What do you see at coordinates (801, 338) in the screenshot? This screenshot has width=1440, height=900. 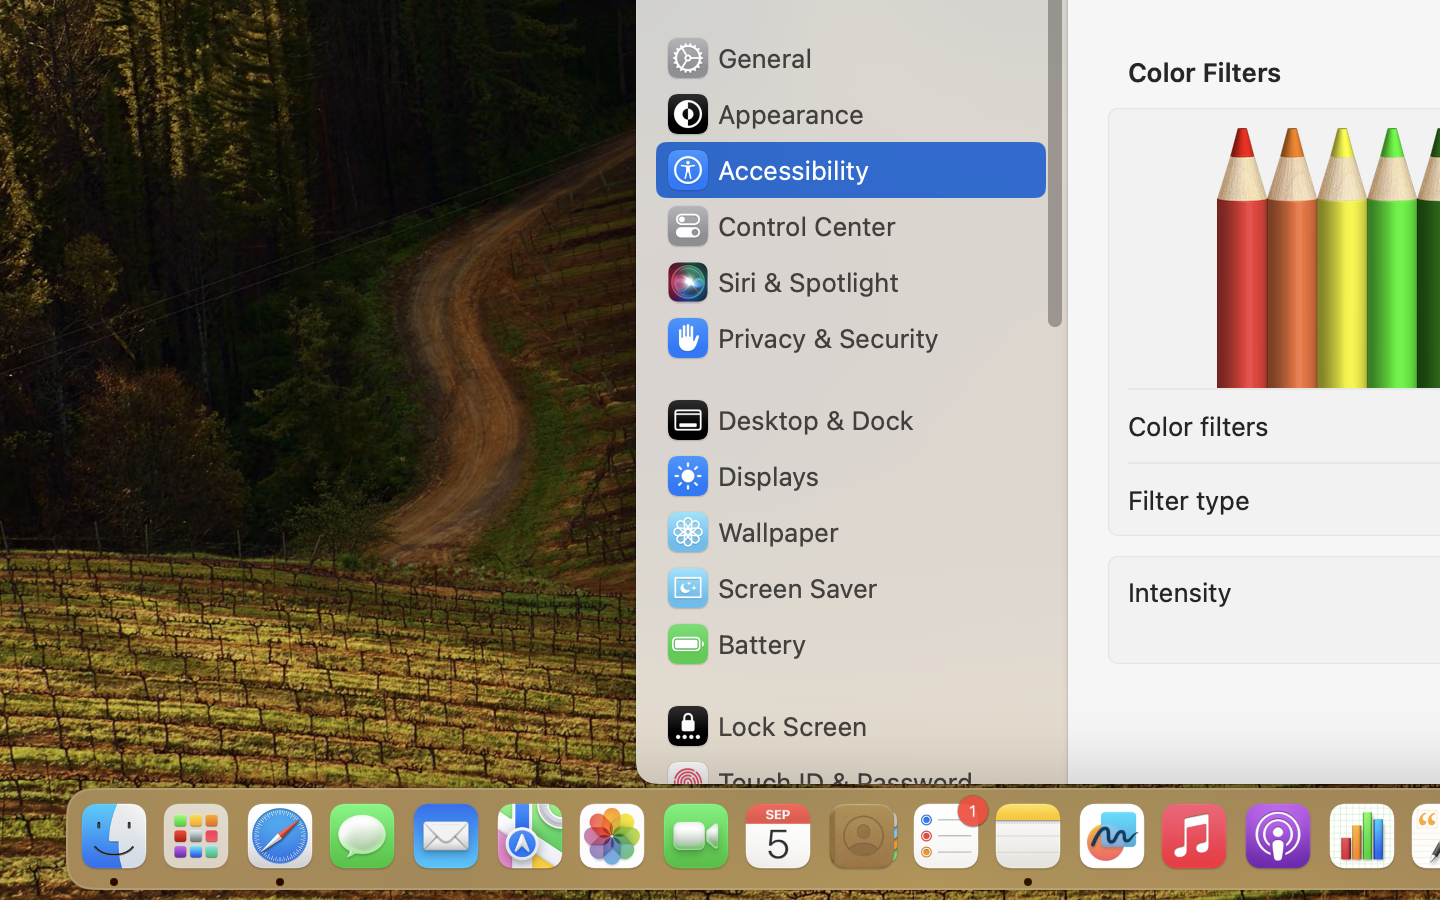 I see `'Privacy & Security'` at bounding box center [801, 338].